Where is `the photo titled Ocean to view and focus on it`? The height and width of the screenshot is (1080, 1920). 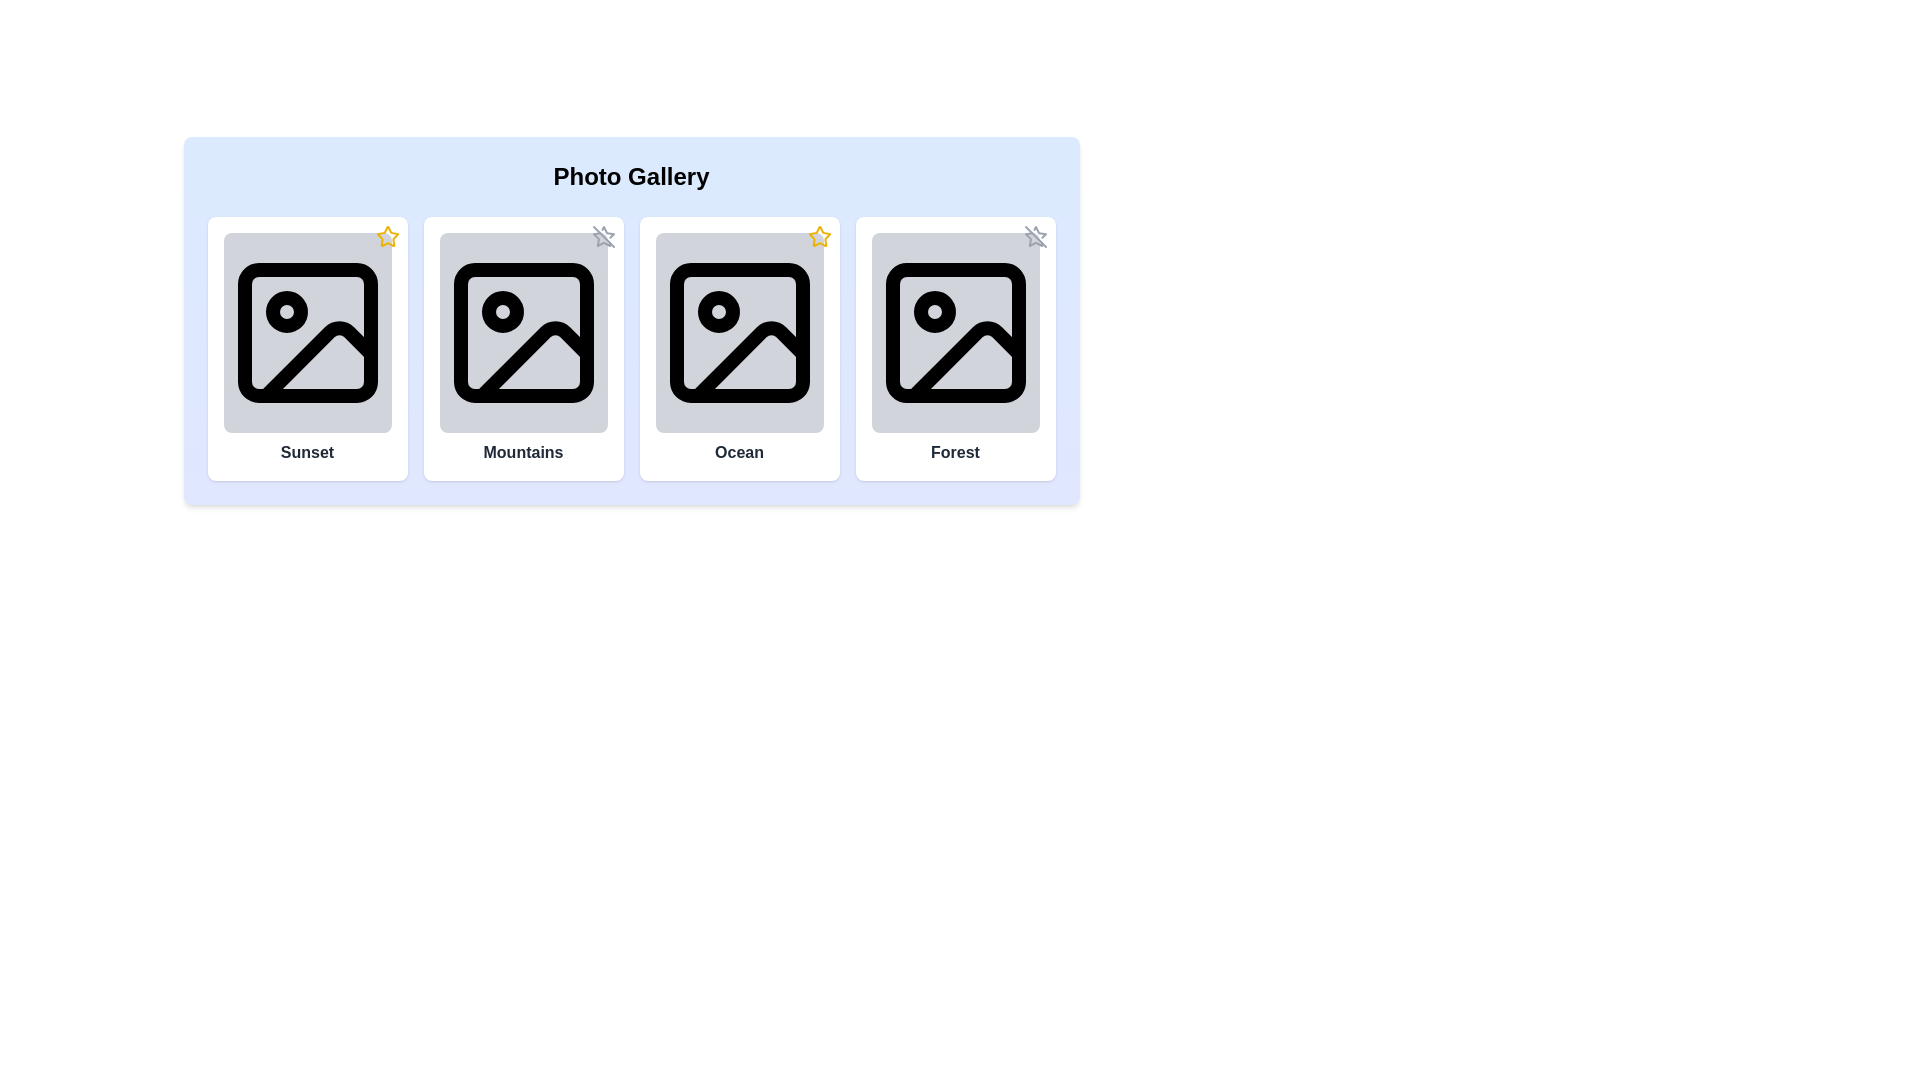 the photo titled Ocean to view and focus on it is located at coordinates (738, 331).